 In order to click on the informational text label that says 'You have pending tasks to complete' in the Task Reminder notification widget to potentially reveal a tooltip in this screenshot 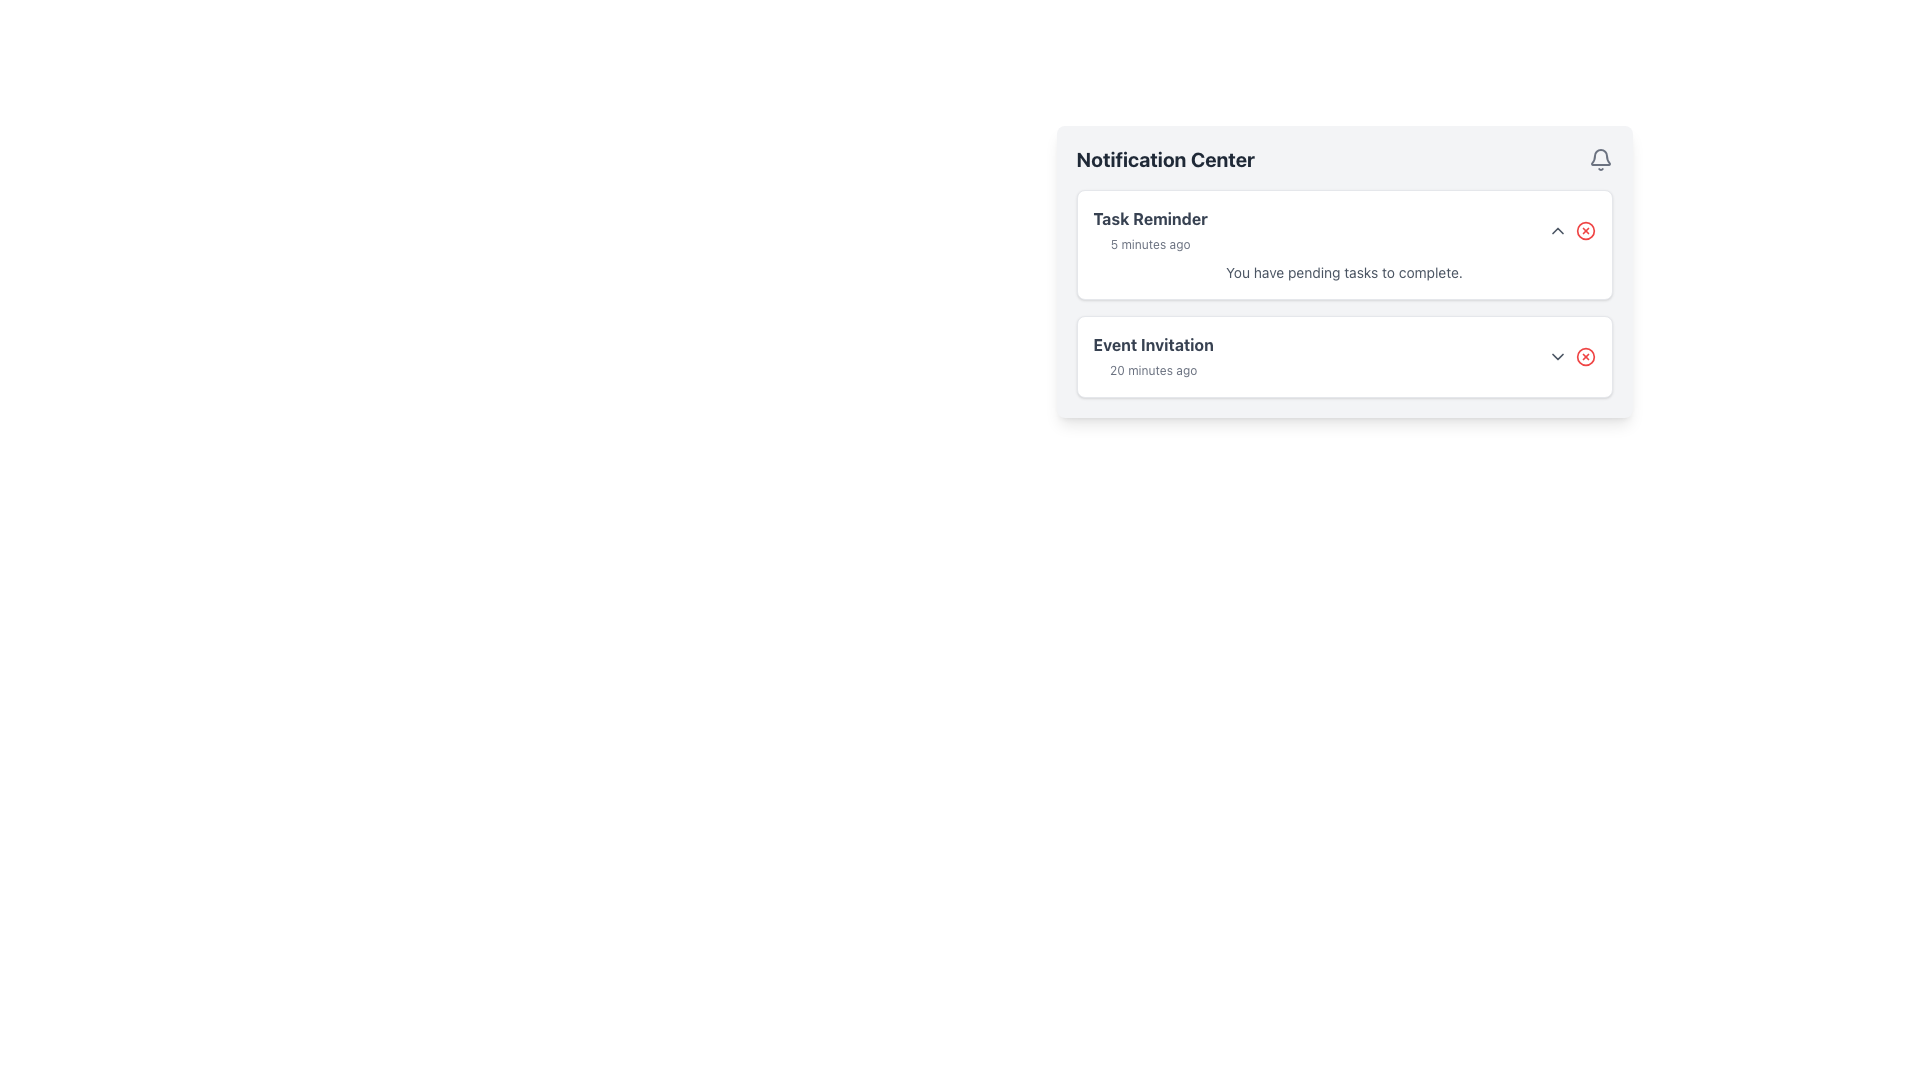, I will do `click(1344, 273)`.